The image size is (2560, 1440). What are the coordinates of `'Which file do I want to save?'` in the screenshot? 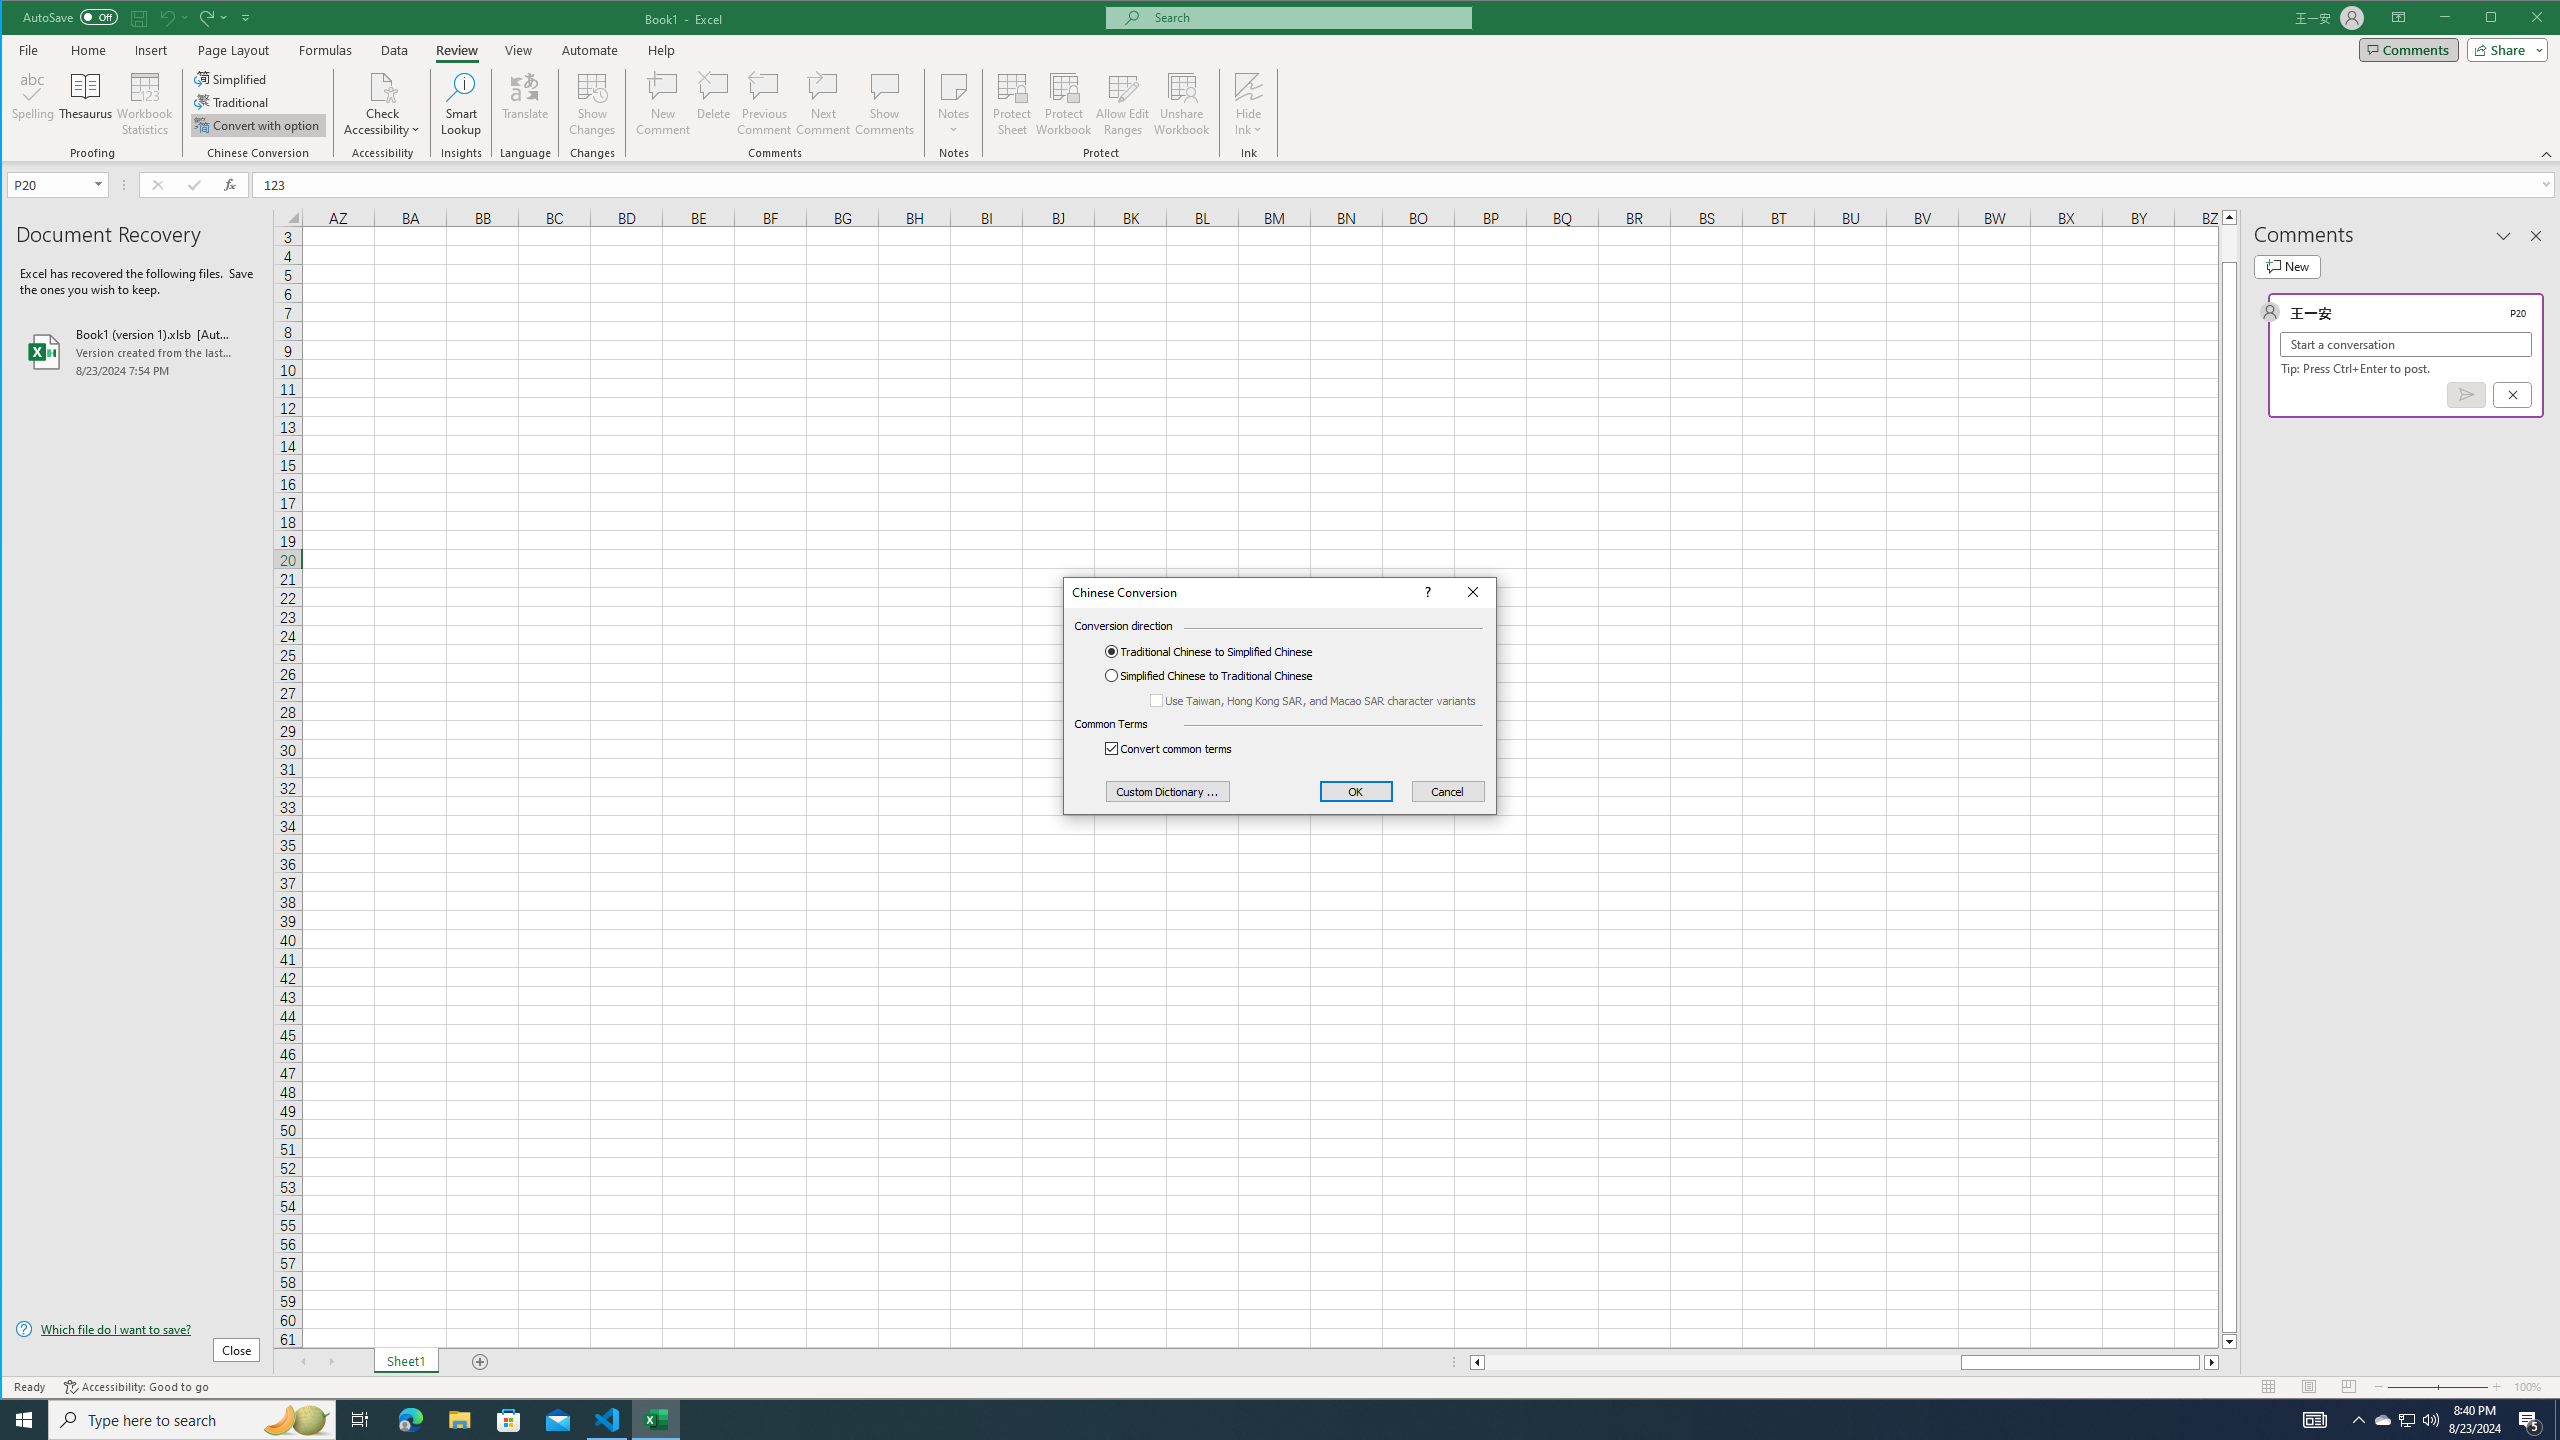 It's located at (138, 1328).